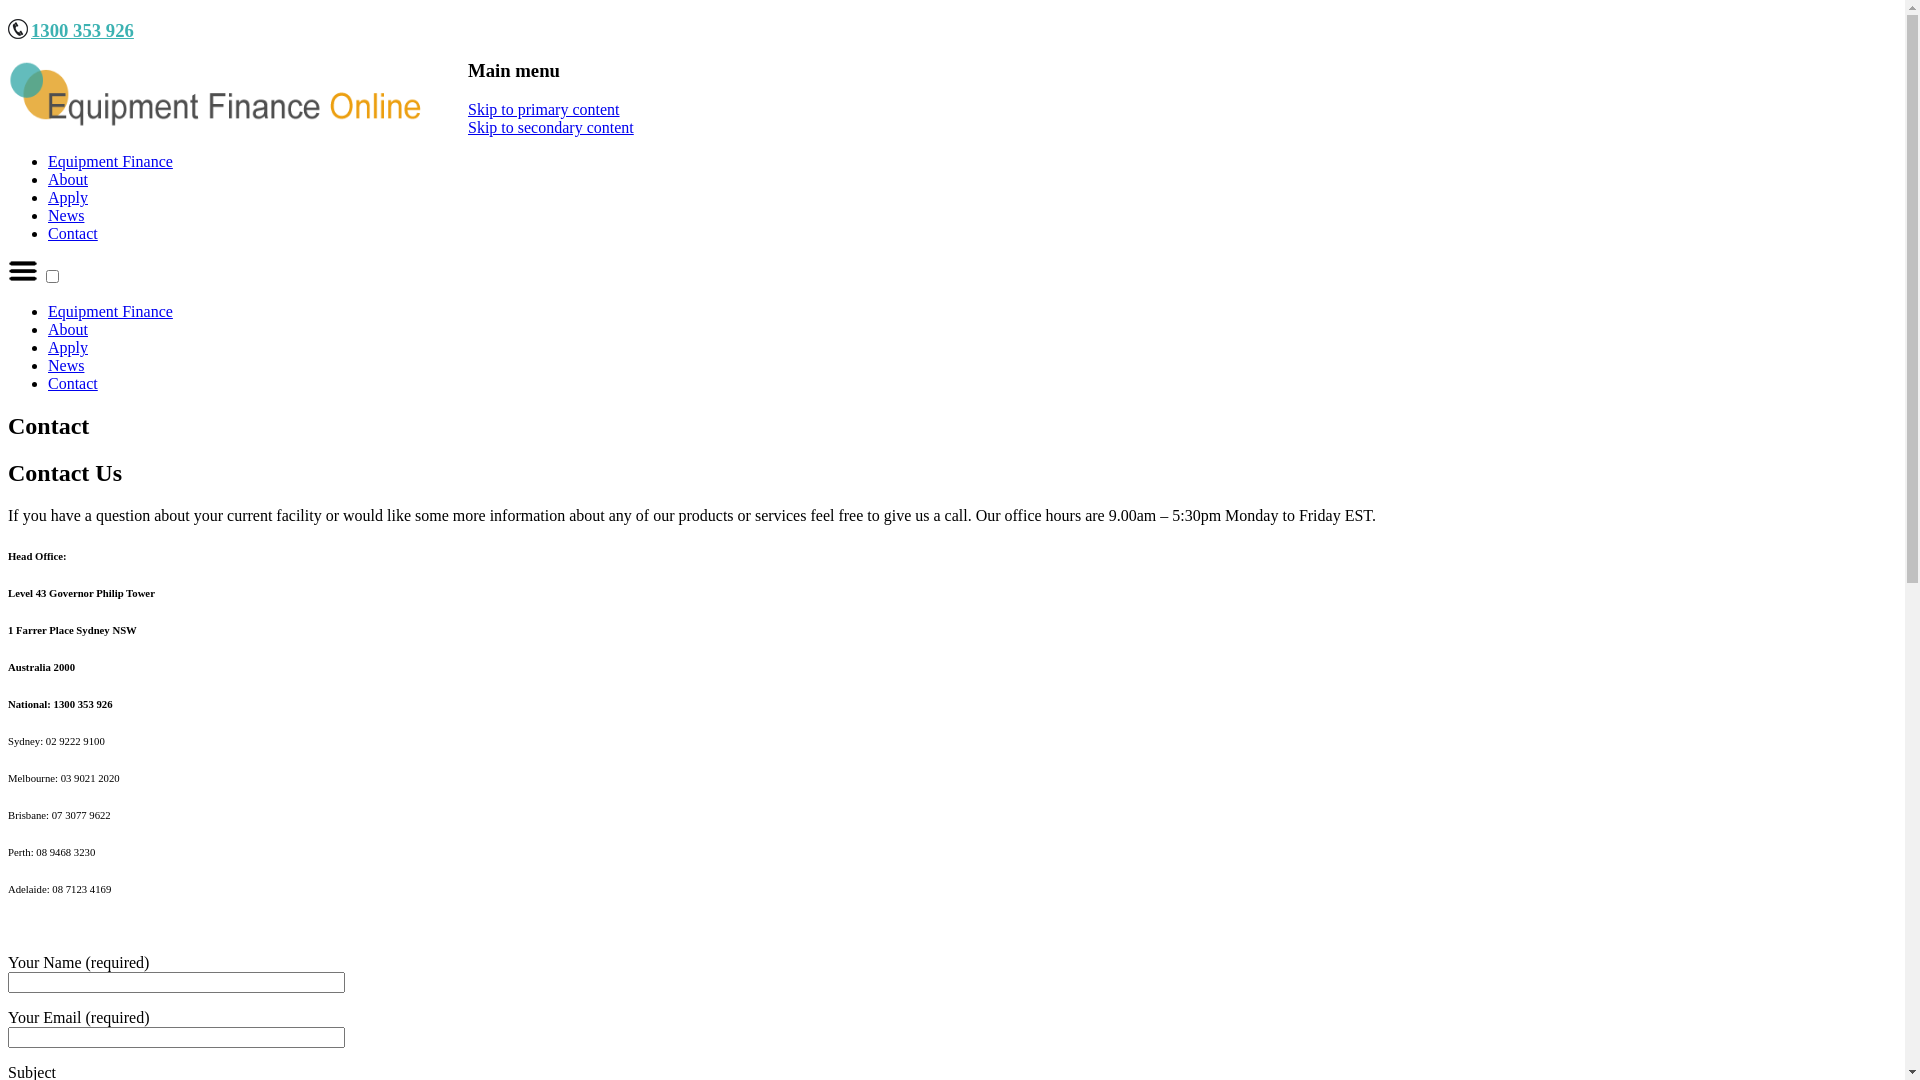 Image resolution: width=1920 pixels, height=1080 pixels. What do you see at coordinates (66, 215) in the screenshot?
I see `'News'` at bounding box center [66, 215].